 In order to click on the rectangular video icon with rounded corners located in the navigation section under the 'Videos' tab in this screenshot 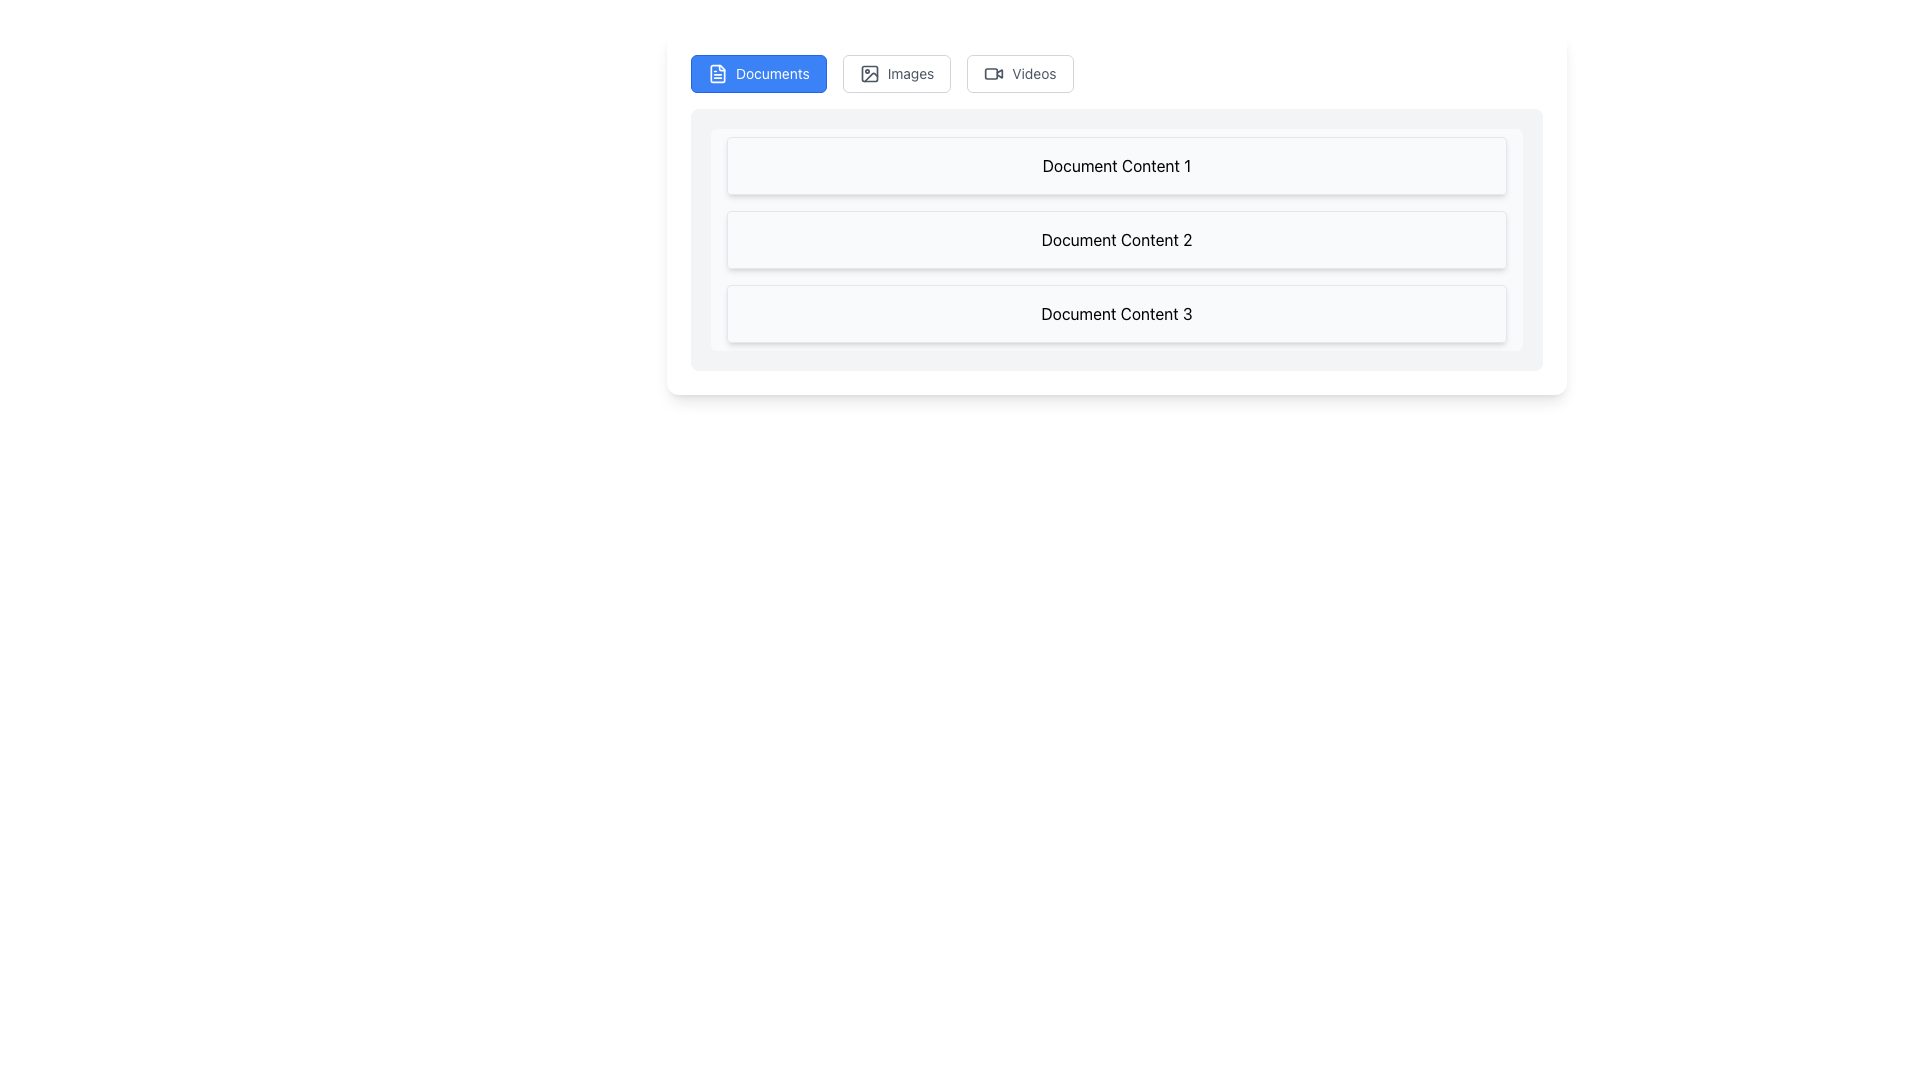, I will do `click(991, 72)`.